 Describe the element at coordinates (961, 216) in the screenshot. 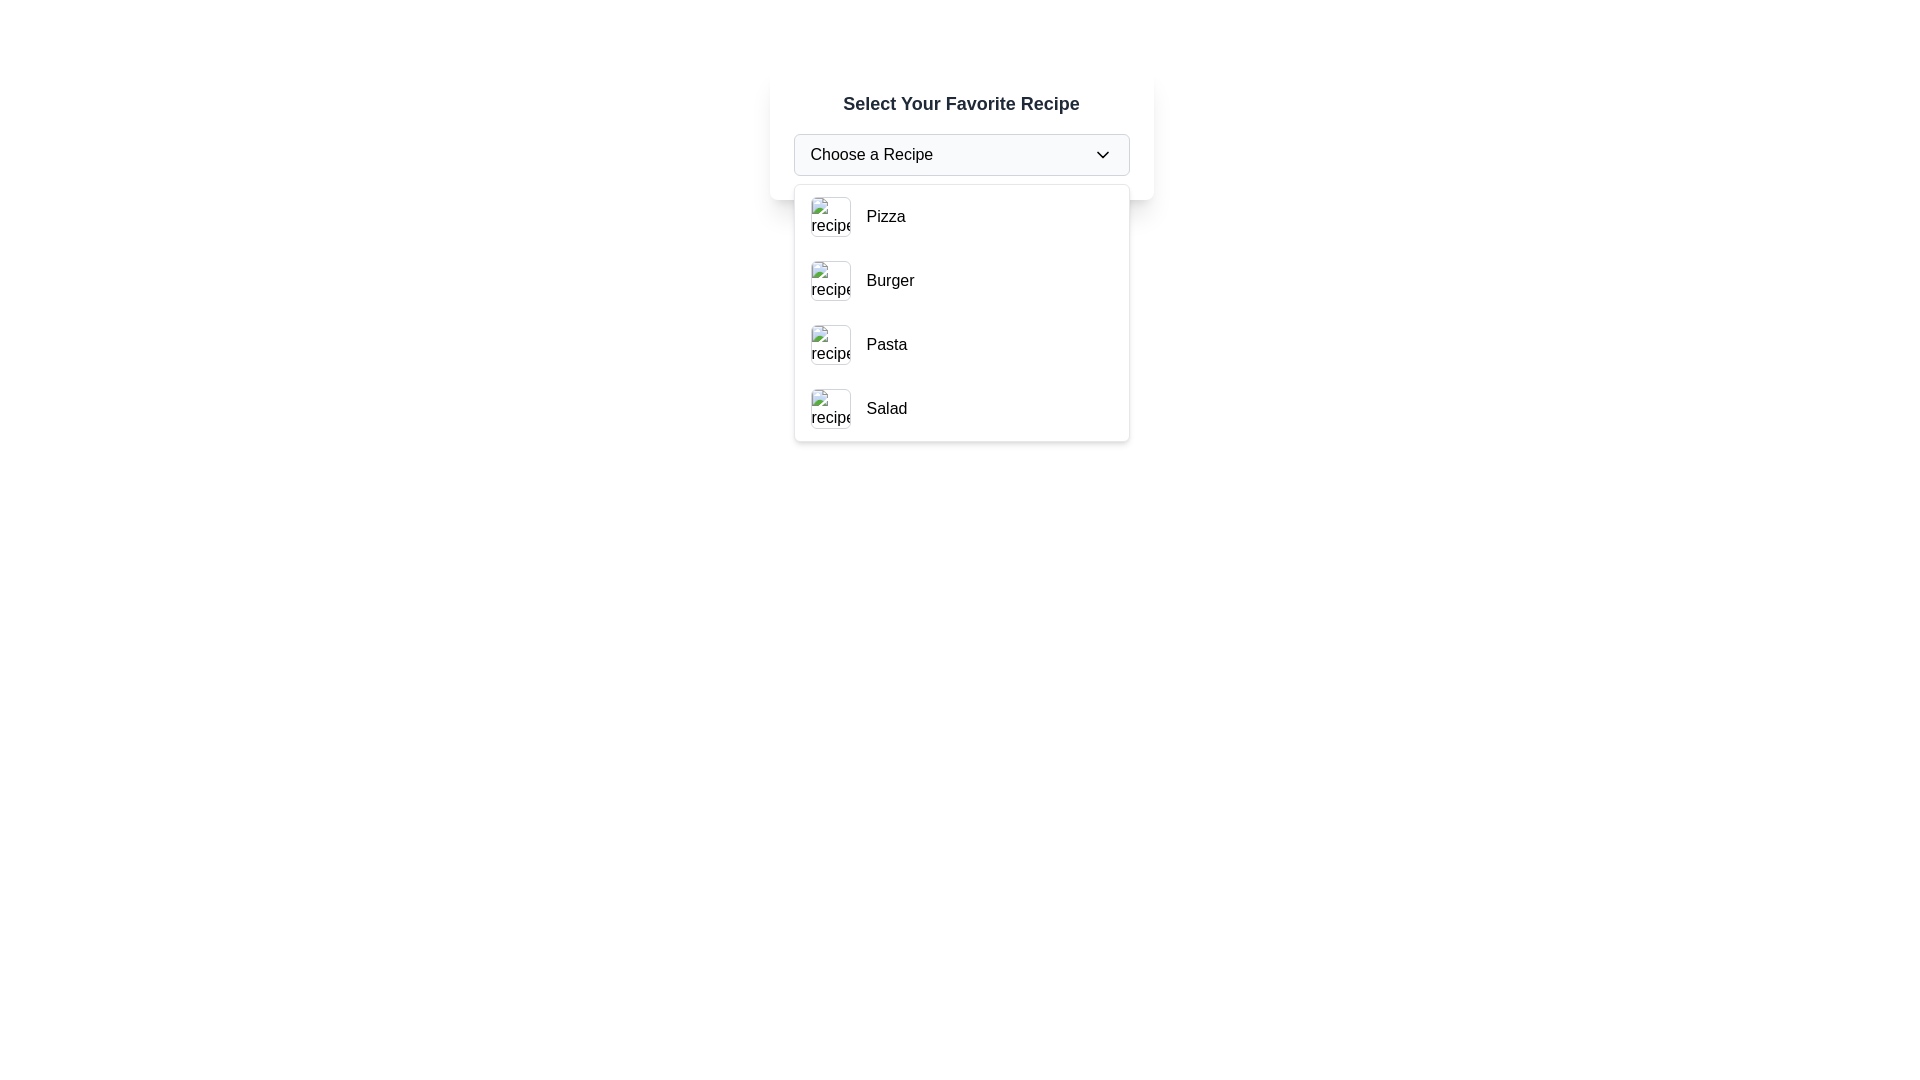

I see `the first selectable list item in the dropdown menu to choose 'Pizza' for visual feedback` at that location.